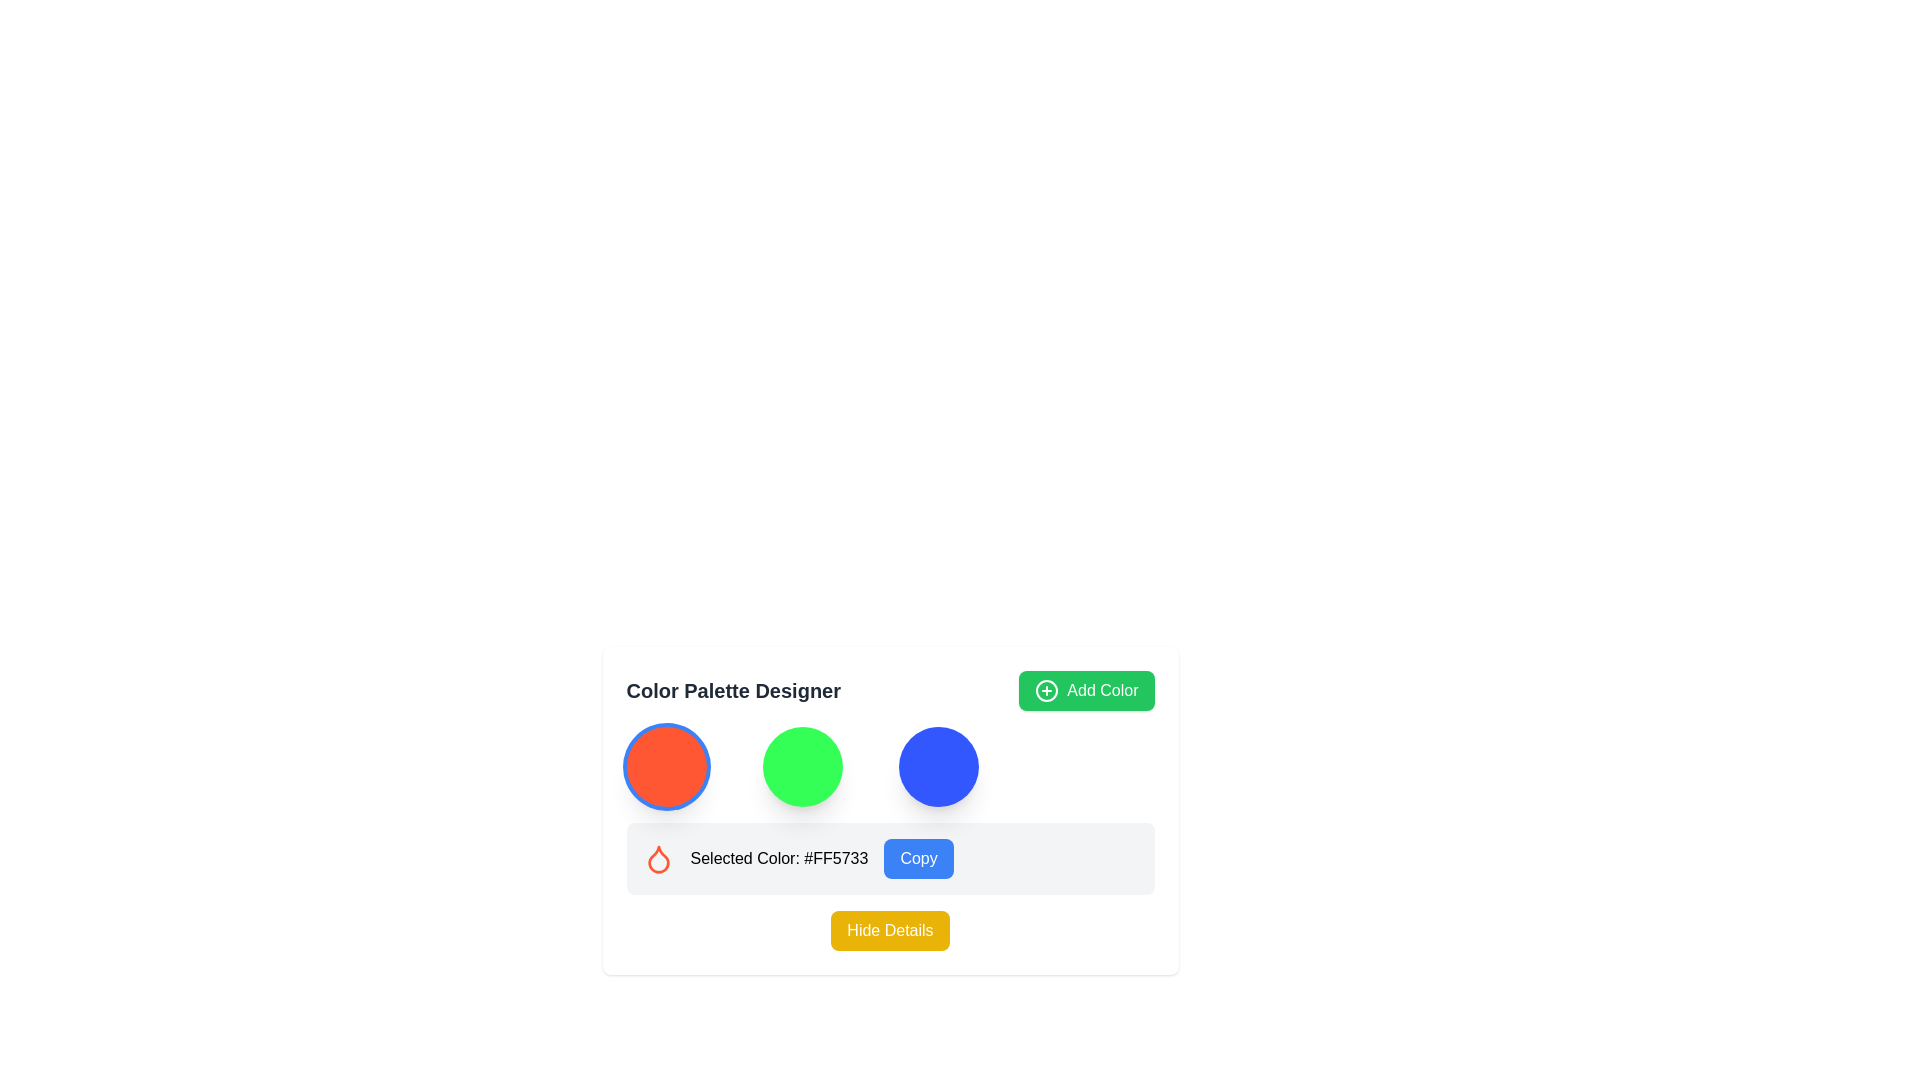  Describe the element at coordinates (778, 858) in the screenshot. I see `the static text element that displays the selected color in the color picker tool, located between the droplet icon and the 'Copy' button` at that location.